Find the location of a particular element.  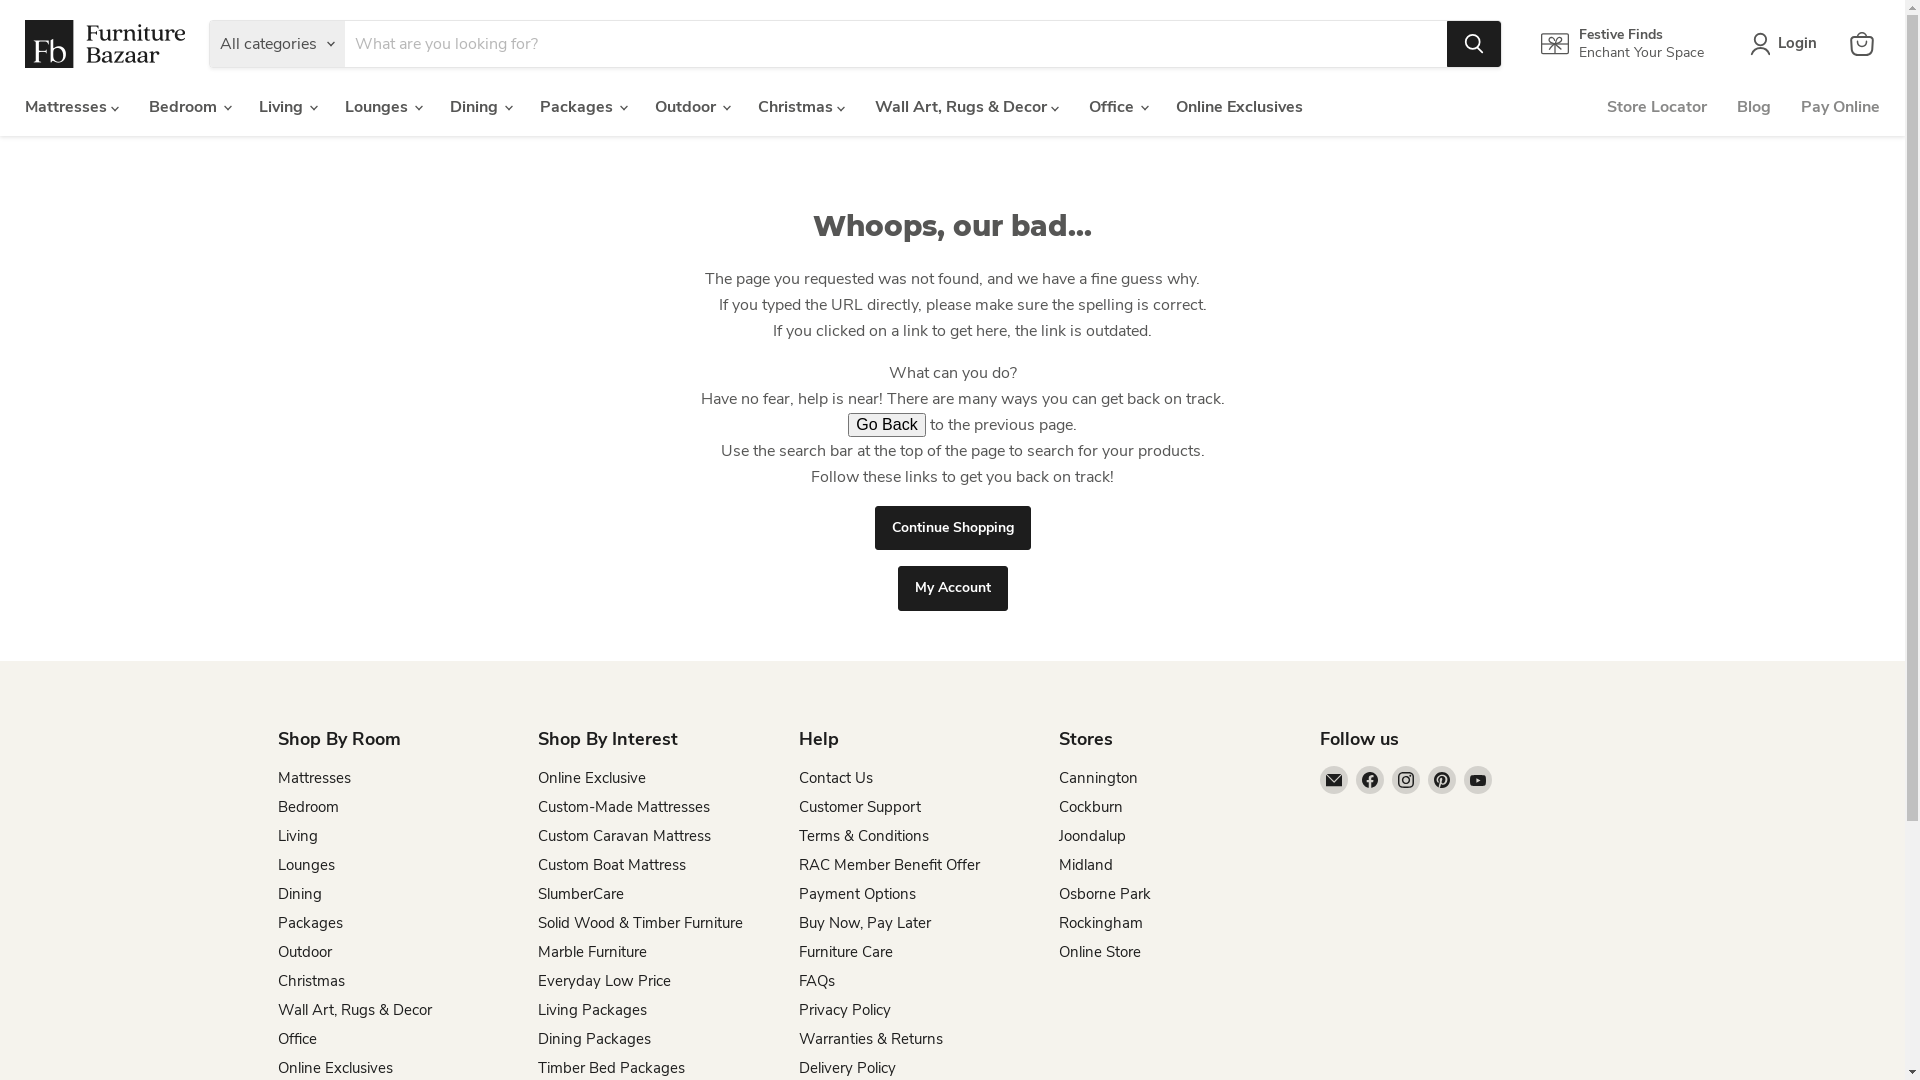

'Rockingham' is located at coordinates (1099, 922).